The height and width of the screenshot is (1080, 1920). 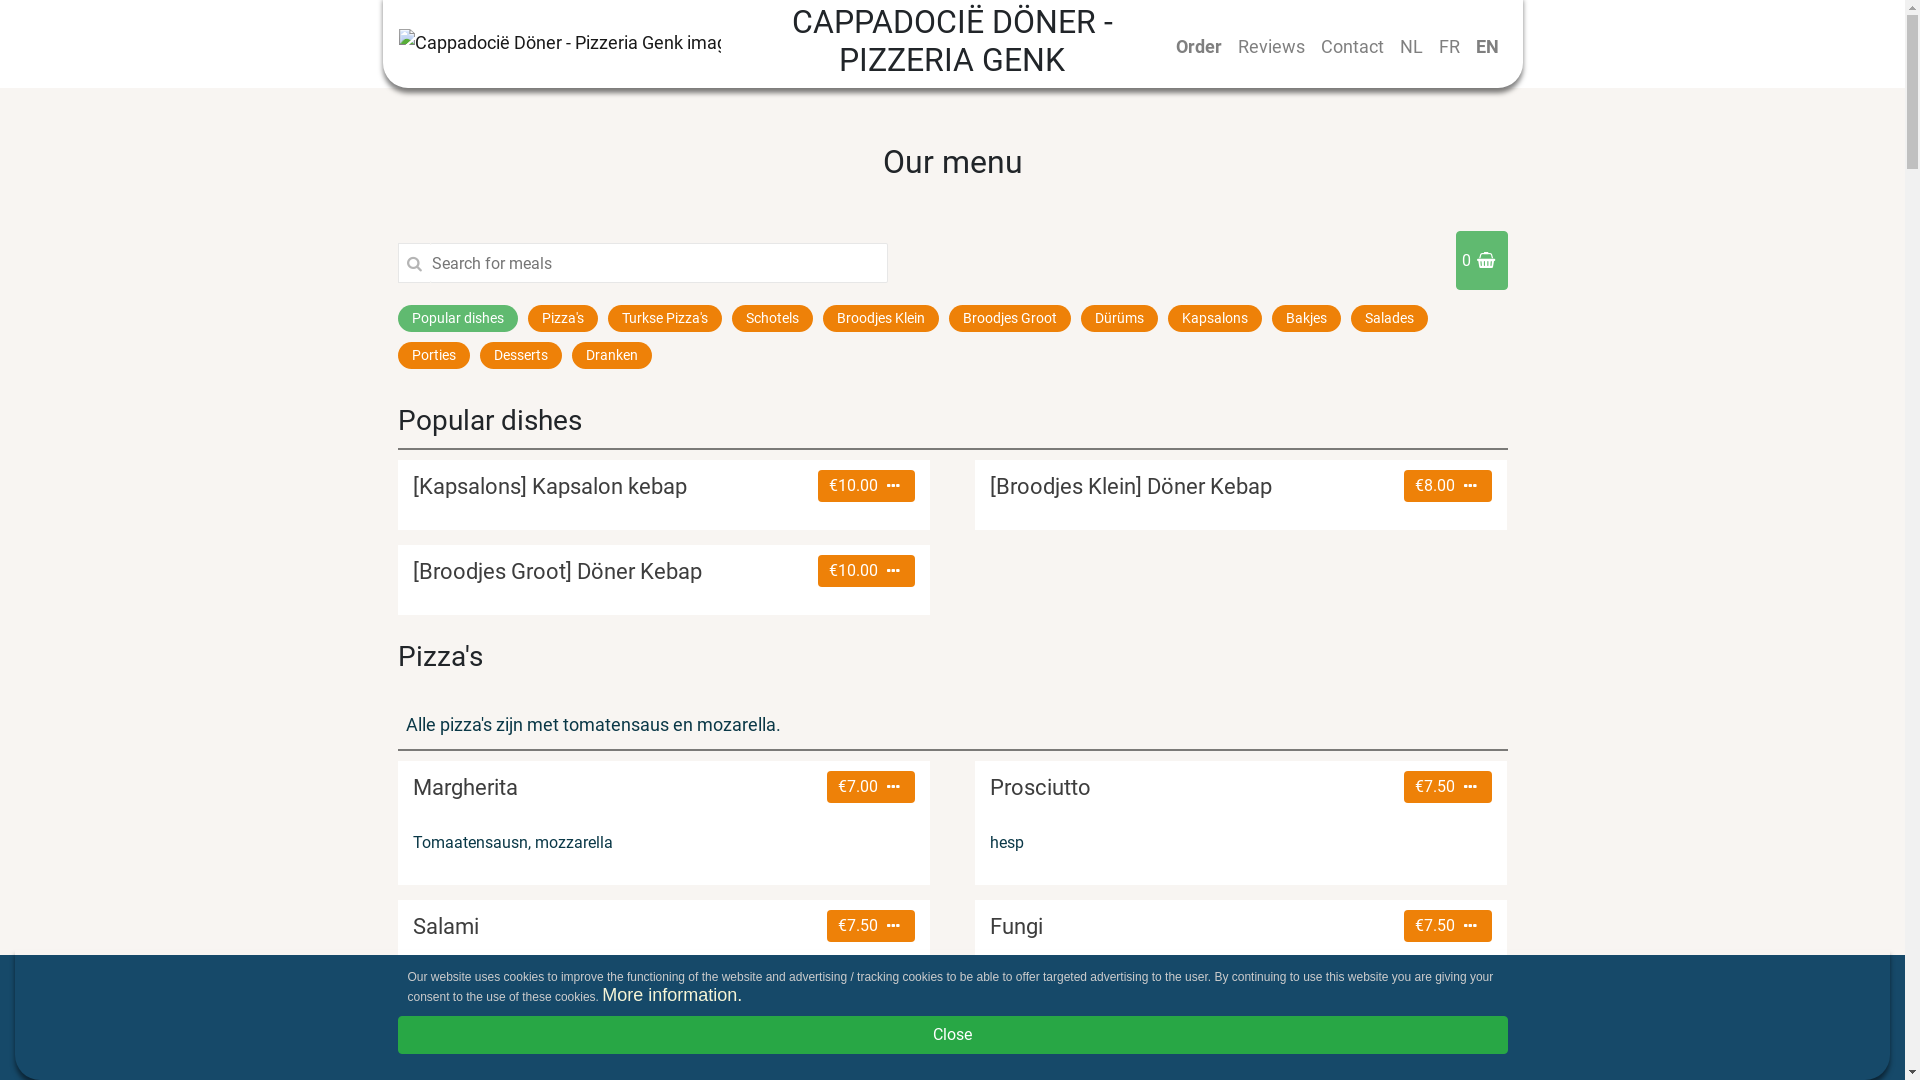 What do you see at coordinates (879, 317) in the screenshot?
I see `'Broodjes Klein'` at bounding box center [879, 317].